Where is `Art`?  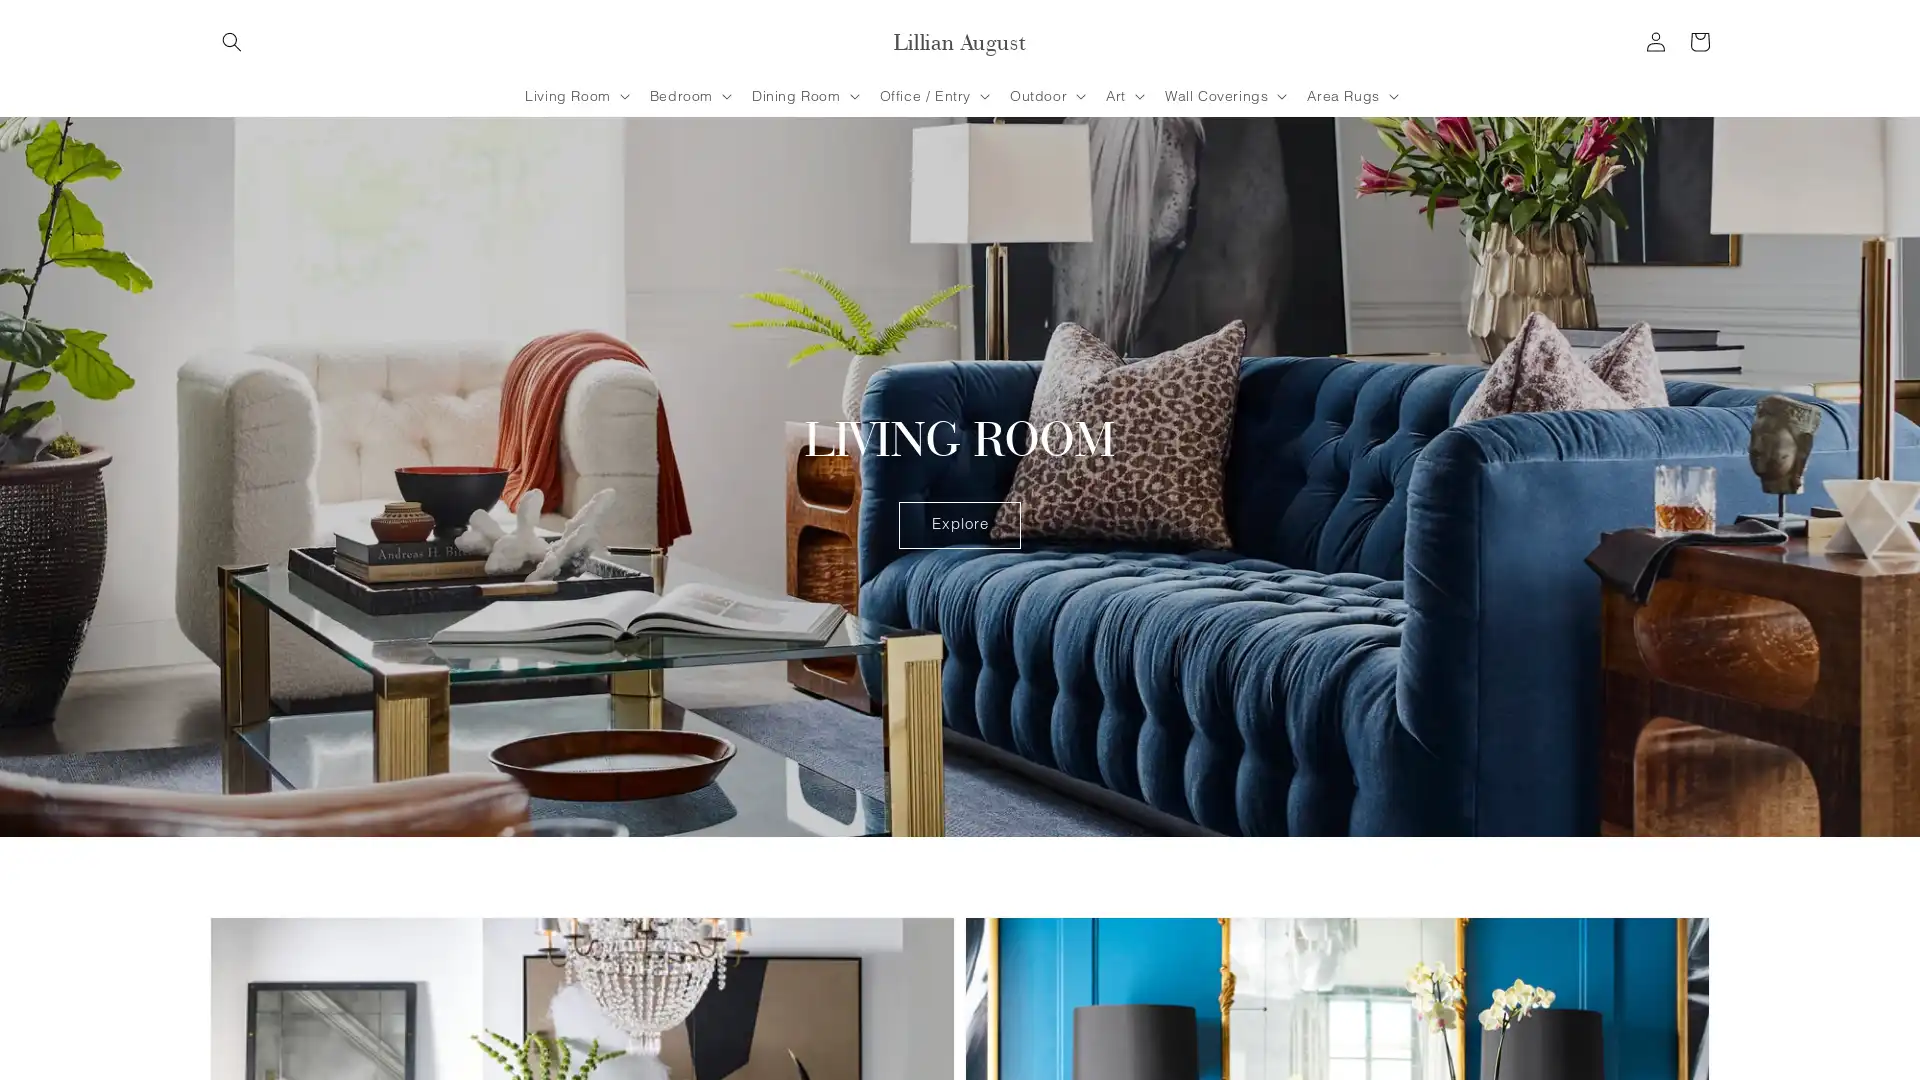 Art is located at coordinates (1123, 95).